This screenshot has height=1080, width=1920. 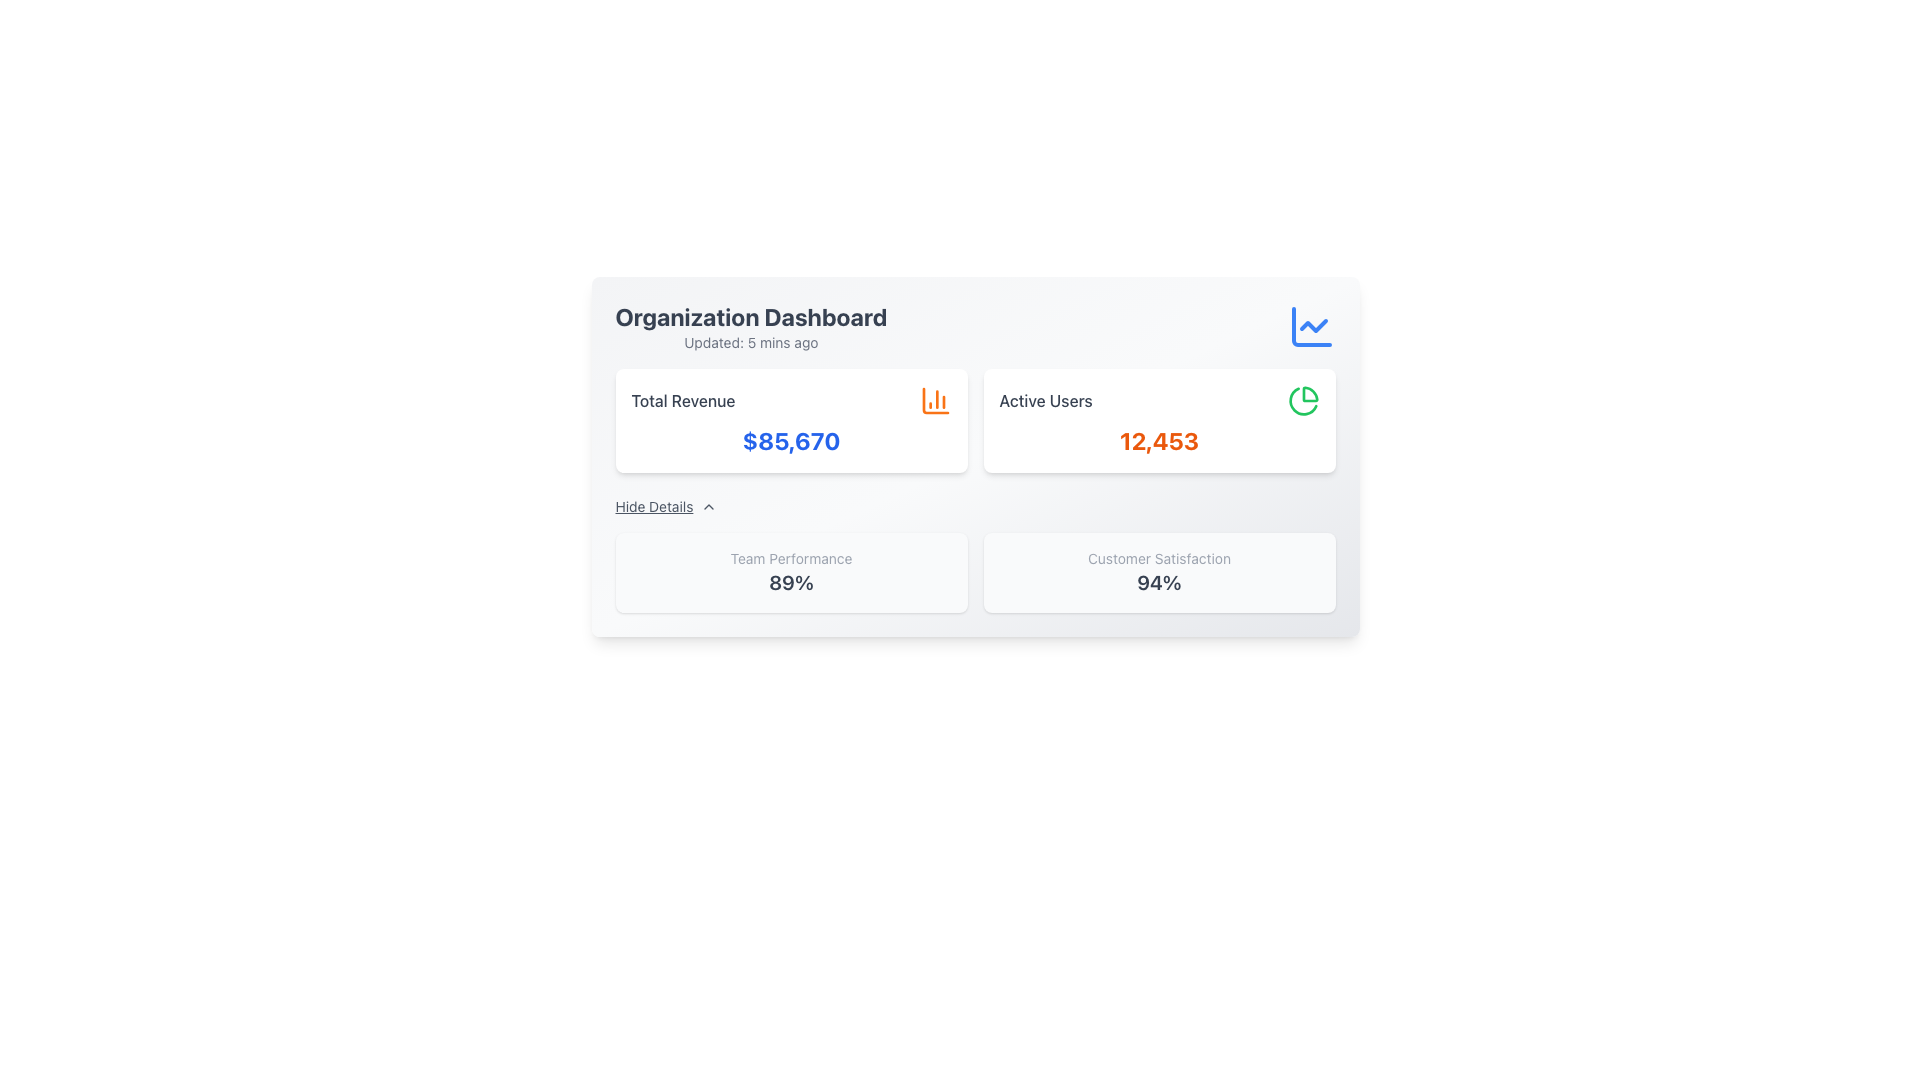 What do you see at coordinates (790, 582) in the screenshot?
I see `the static text displaying '89%' in bold dark gray font, located at the center-bottom of the 'Team Performance' card` at bounding box center [790, 582].